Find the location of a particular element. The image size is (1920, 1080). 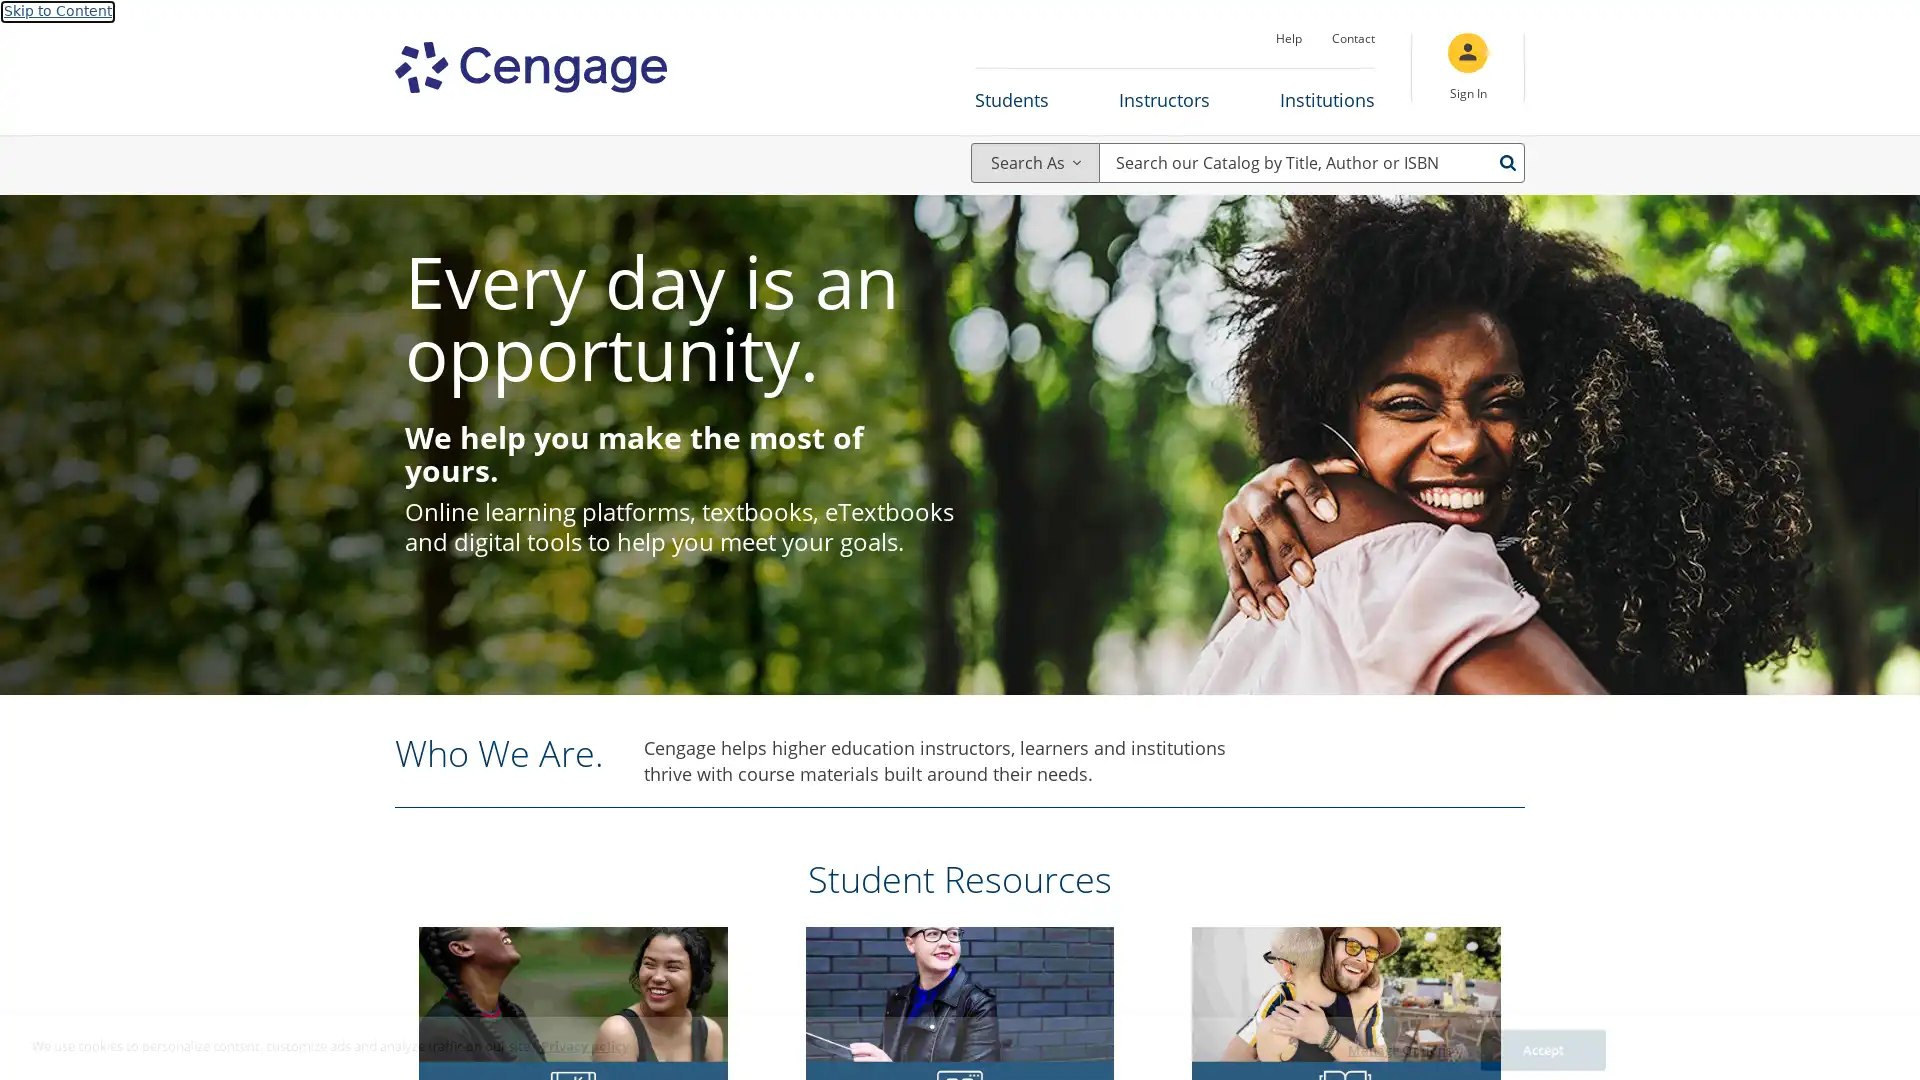

Search As is located at coordinates (1035, 167).